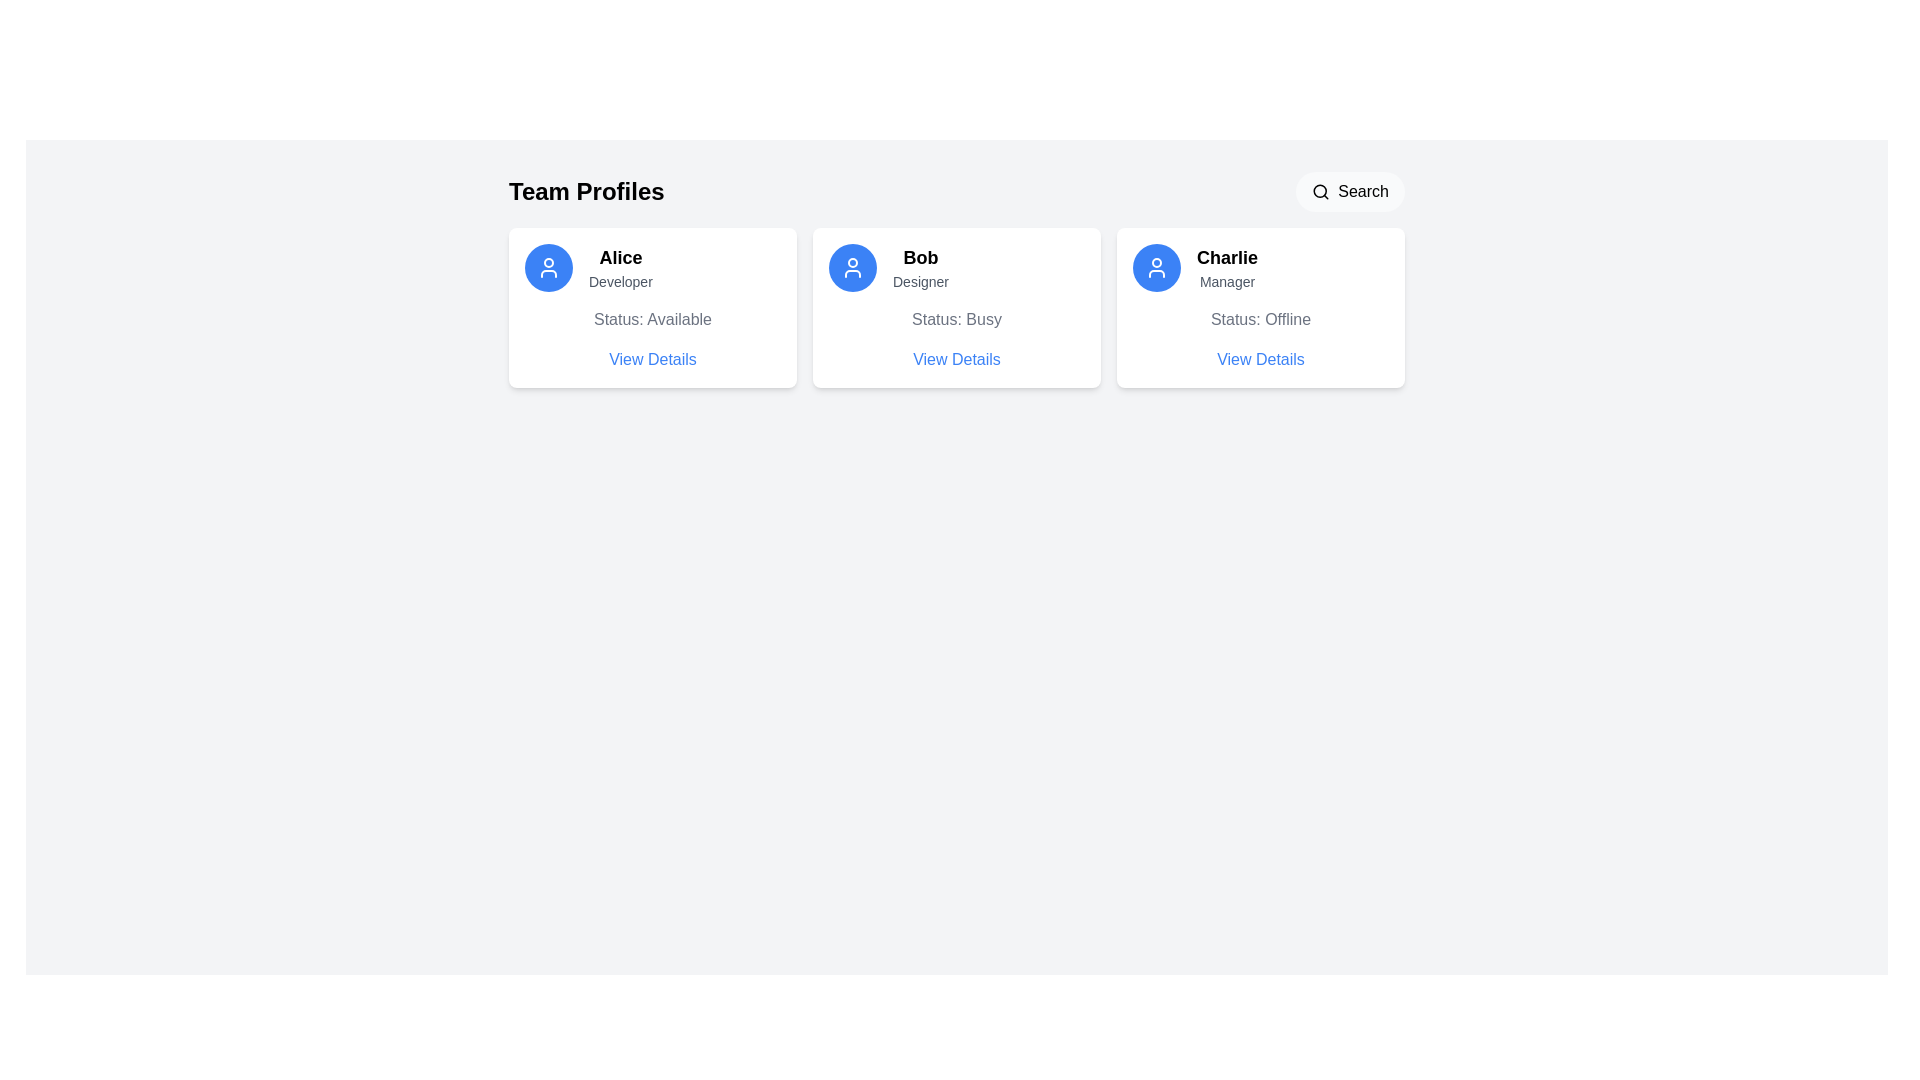 The height and width of the screenshot is (1080, 1920). Describe the element at coordinates (1260, 358) in the screenshot. I see `the clickable text link located at the bottom of the card titled 'Charlie', which serves as a navigational link to a detailed page about Charlie` at that location.